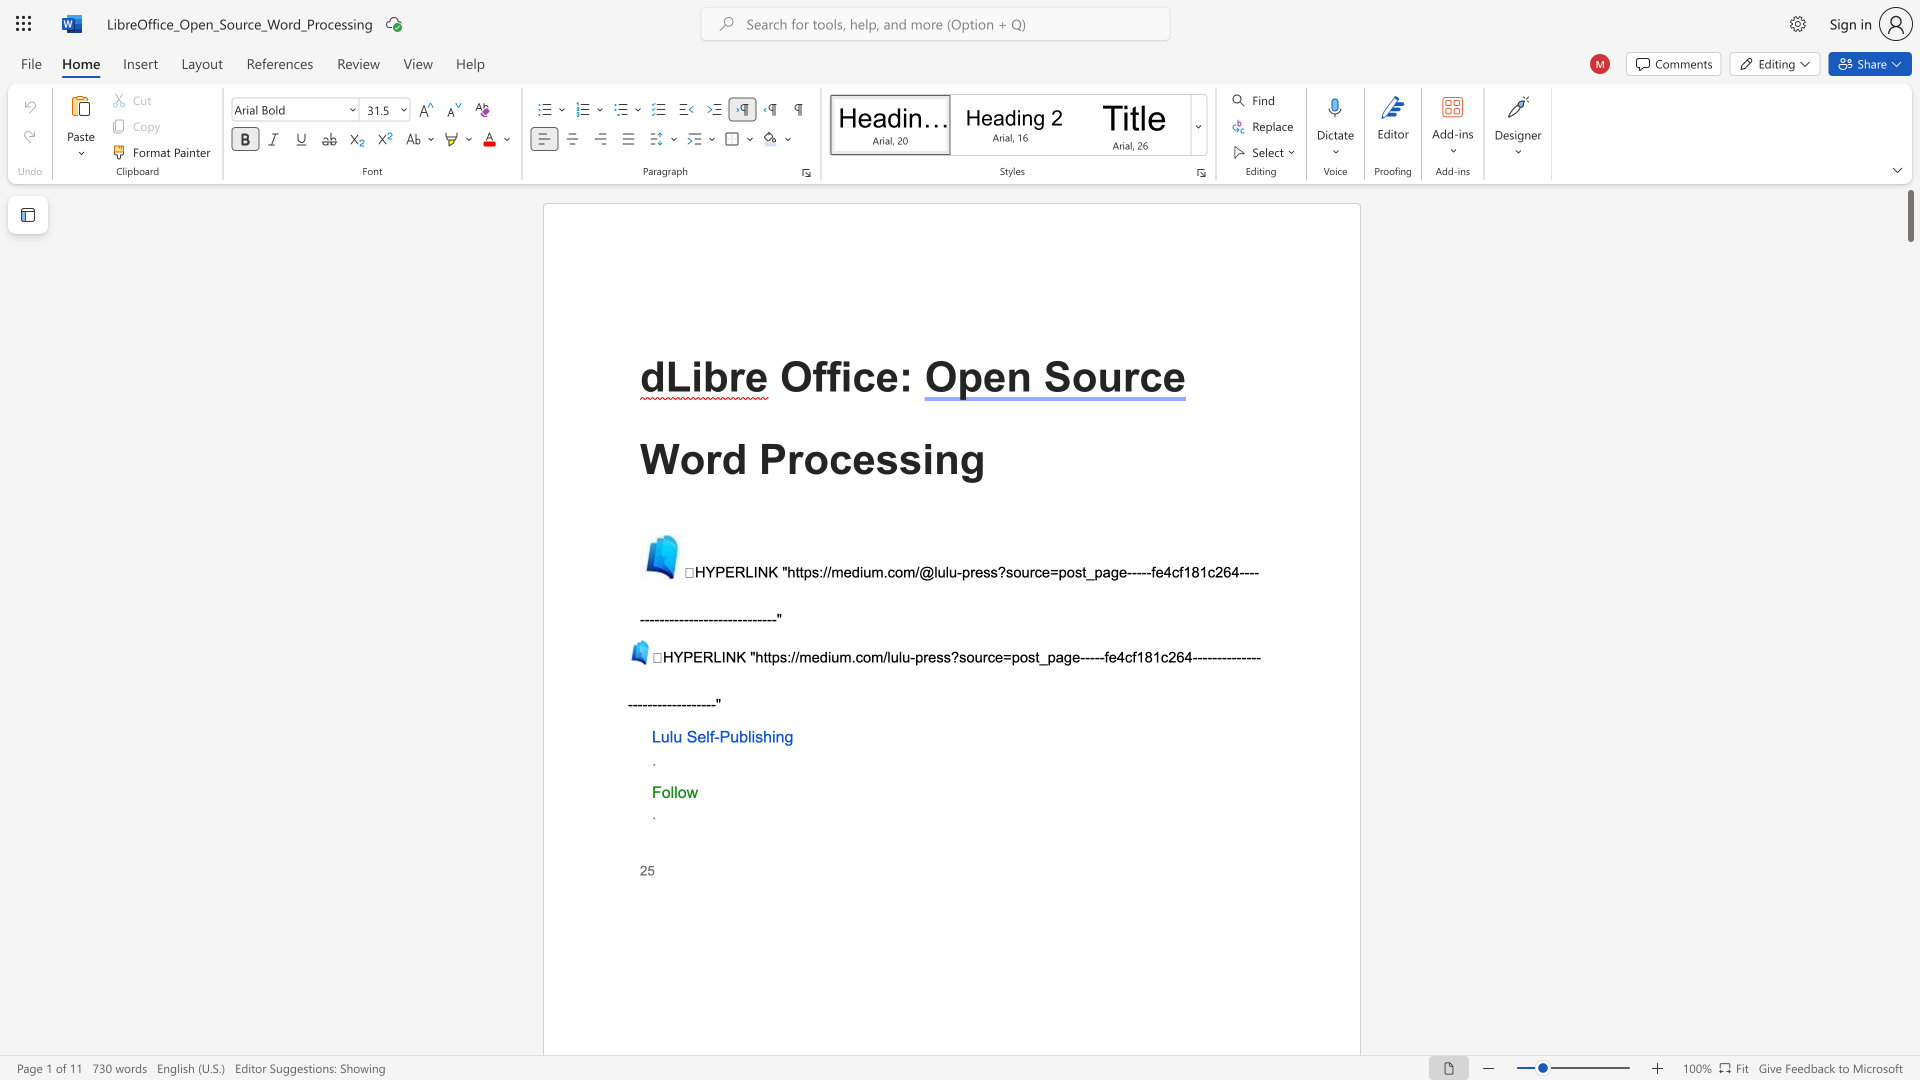  I want to click on the scrollbar to scroll the page down, so click(1909, 349).